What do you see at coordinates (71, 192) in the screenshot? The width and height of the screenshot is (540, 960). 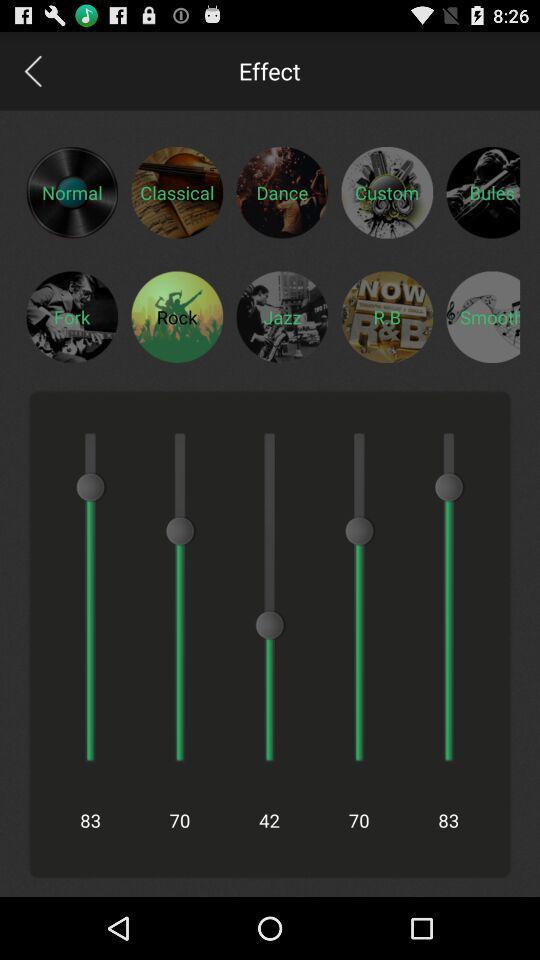 I see `normal` at bounding box center [71, 192].